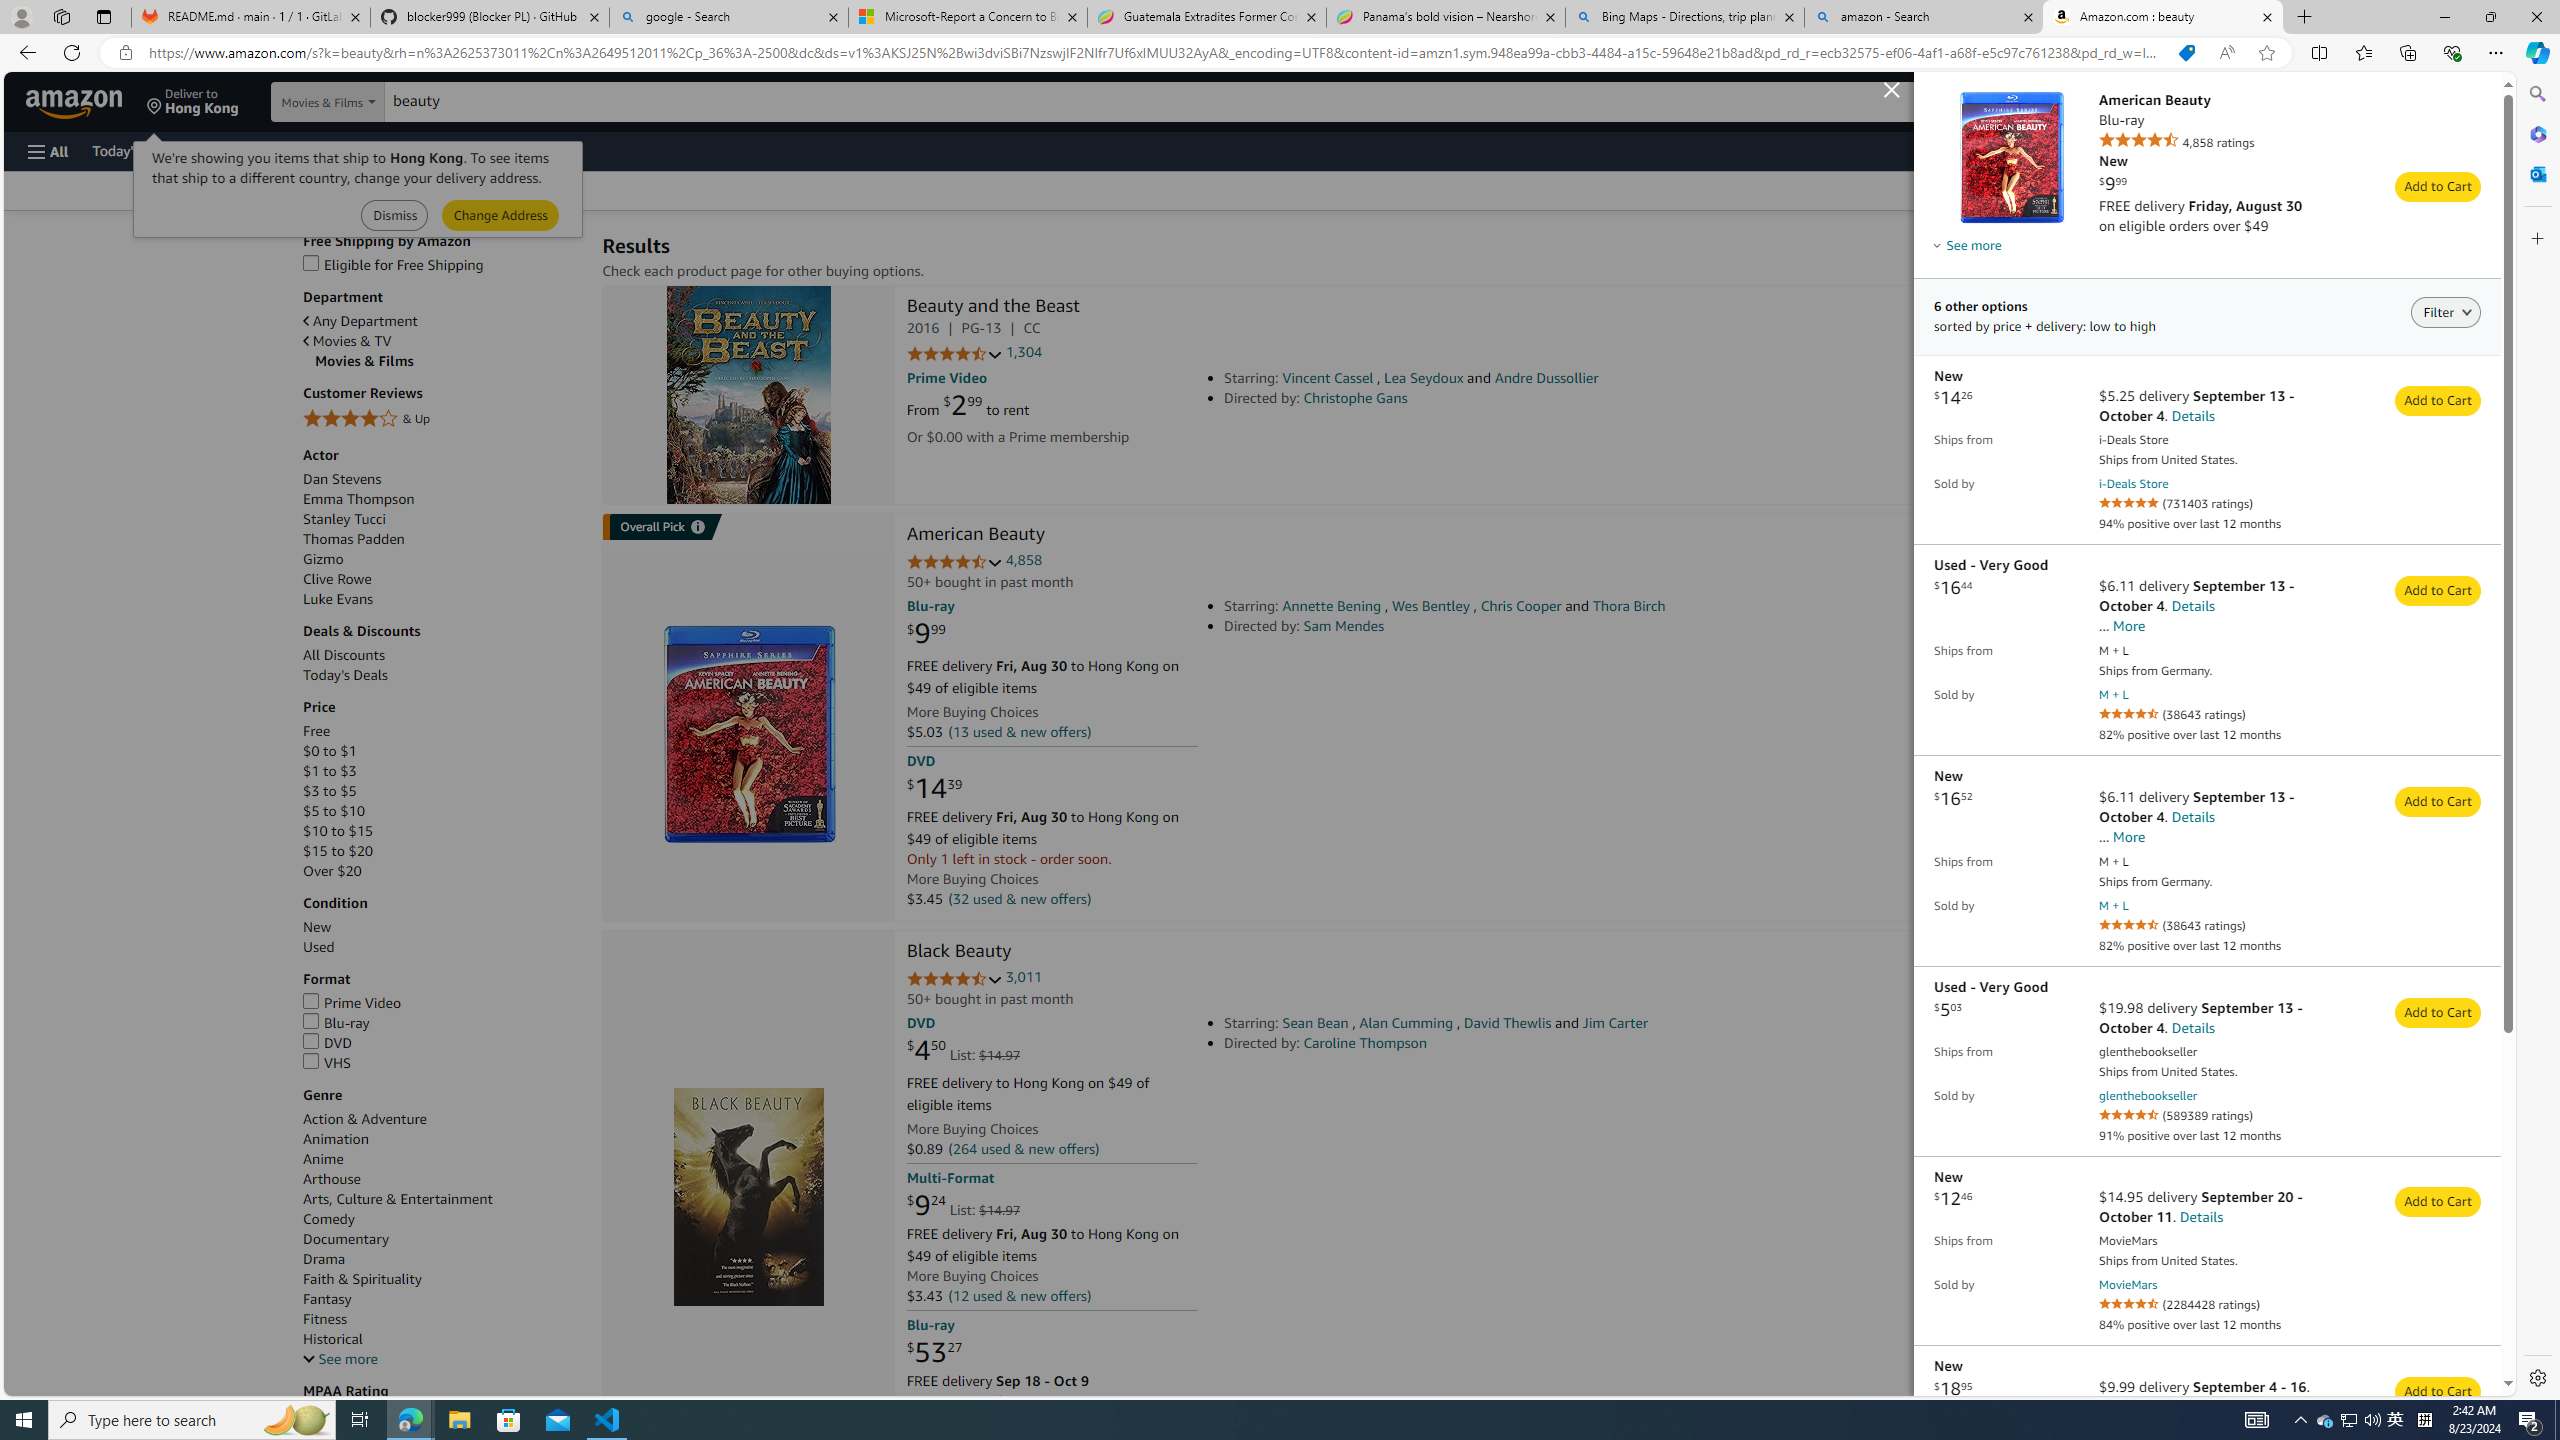  What do you see at coordinates (125, 53) in the screenshot?
I see `'View site information'` at bounding box center [125, 53].